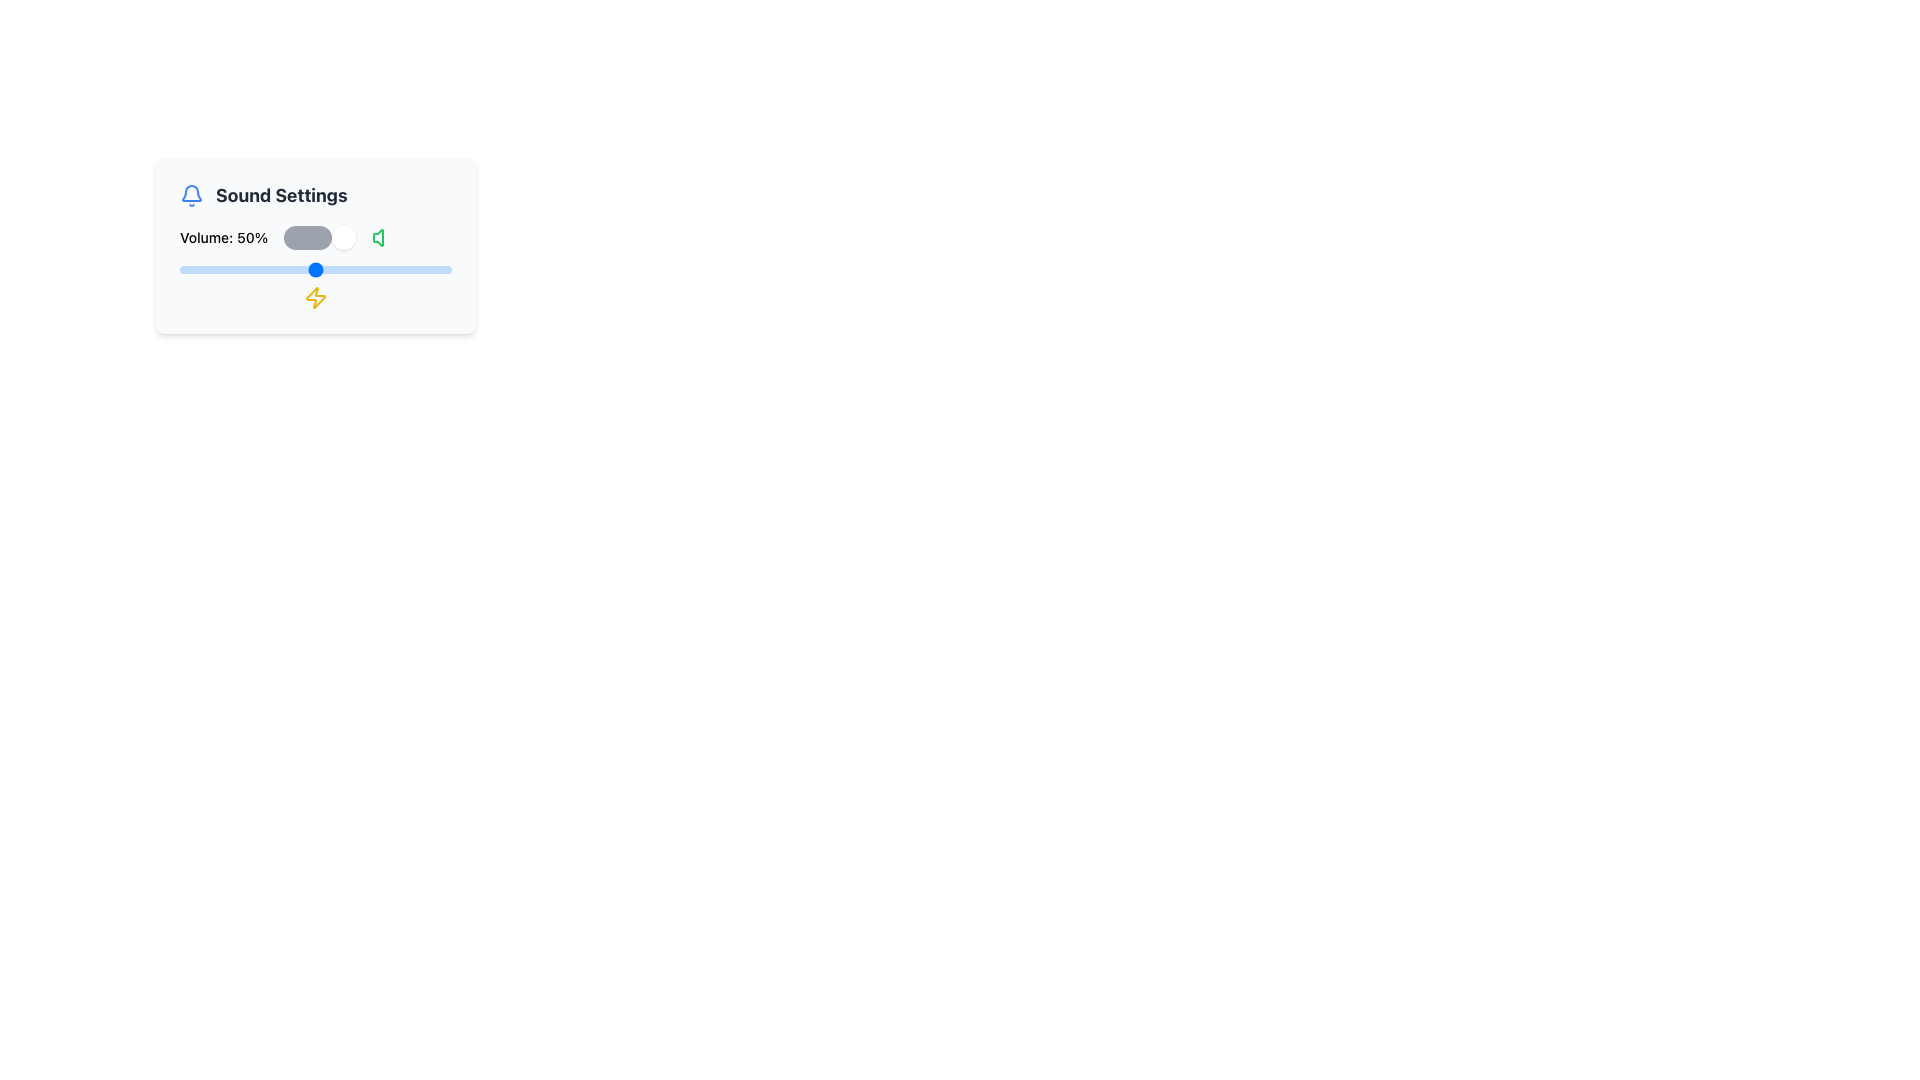  Describe the element at coordinates (378, 237) in the screenshot. I see `the graphical icon component of the volume settings, which is part of the audio settings interface, to adjust audio settings` at that location.